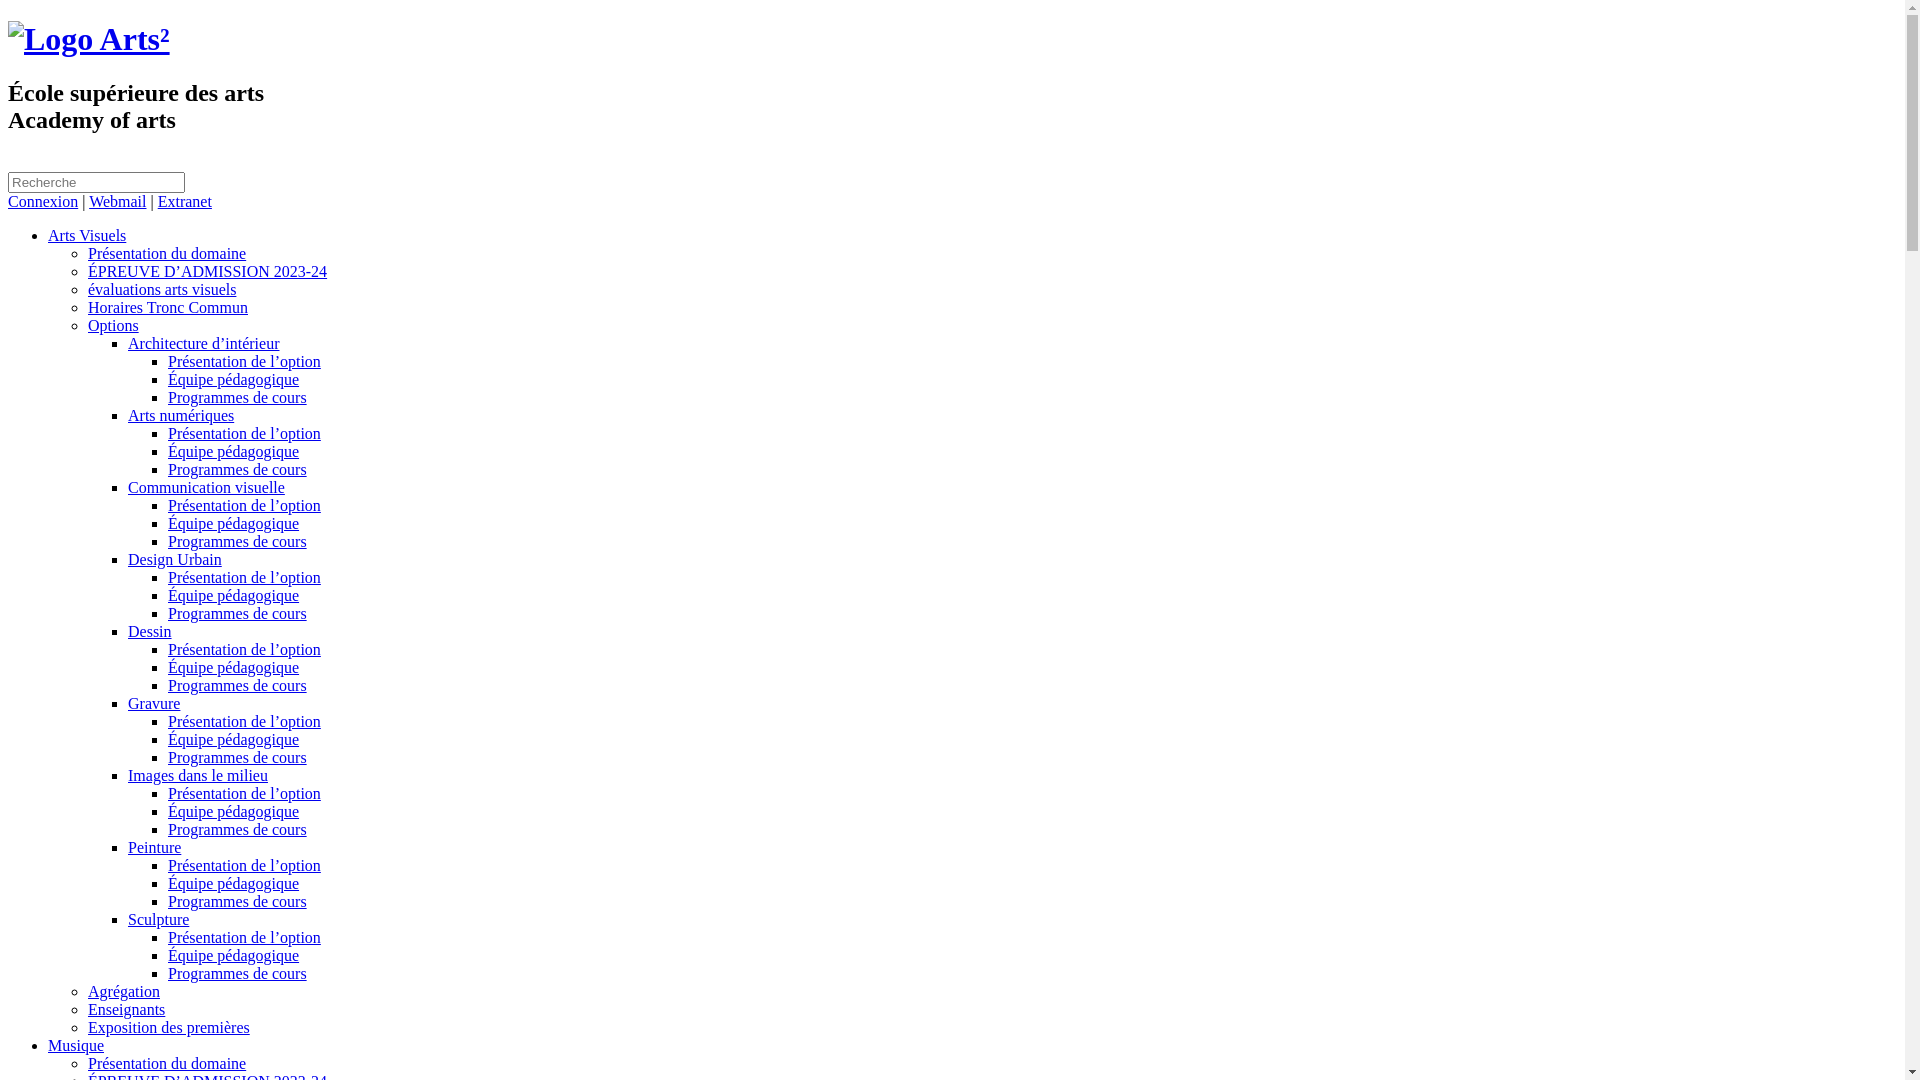 The height and width of the screenshot is (1080, 1920). Describe the element at coordinates (85, 234) in the screenshot. I see `'Arts Visuels'` at that location.